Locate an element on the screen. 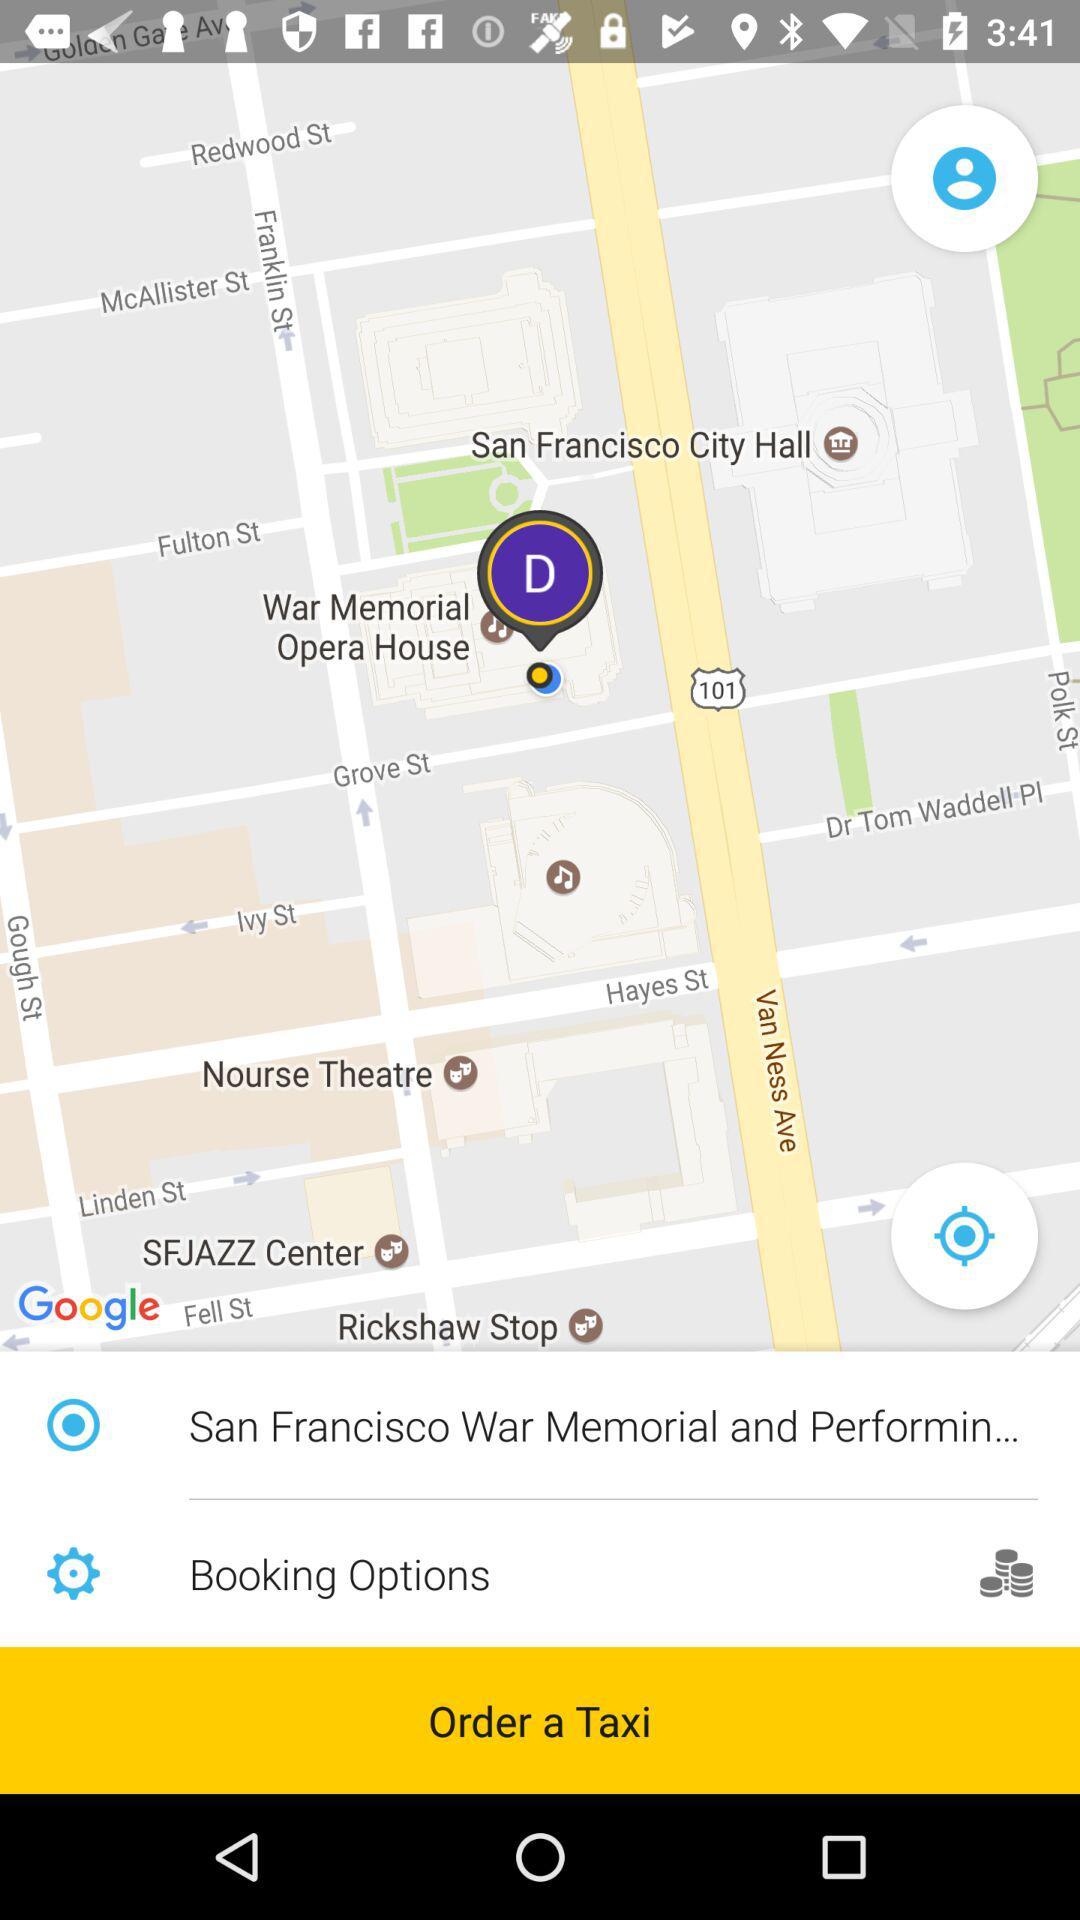  the location_crosshair icon is located at coordinates (963, 1235).